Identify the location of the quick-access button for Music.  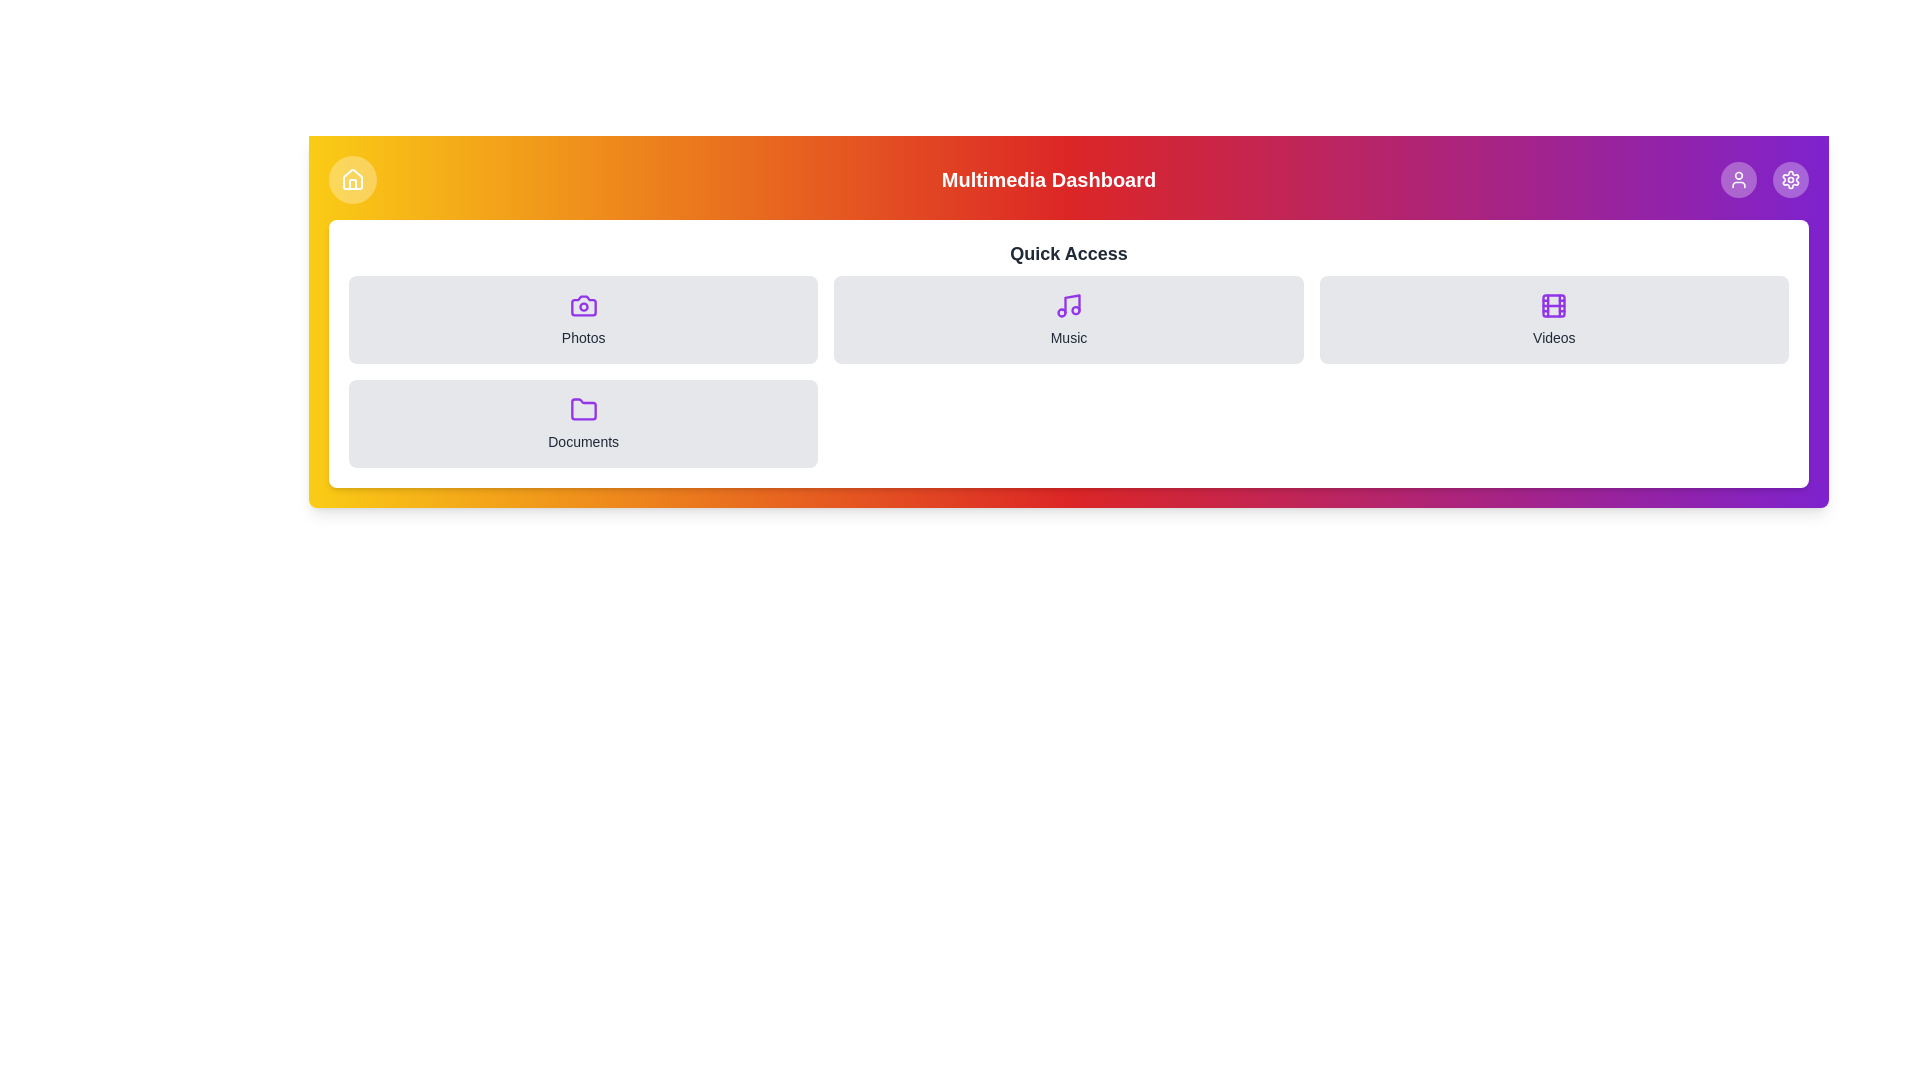
(1068, 319).